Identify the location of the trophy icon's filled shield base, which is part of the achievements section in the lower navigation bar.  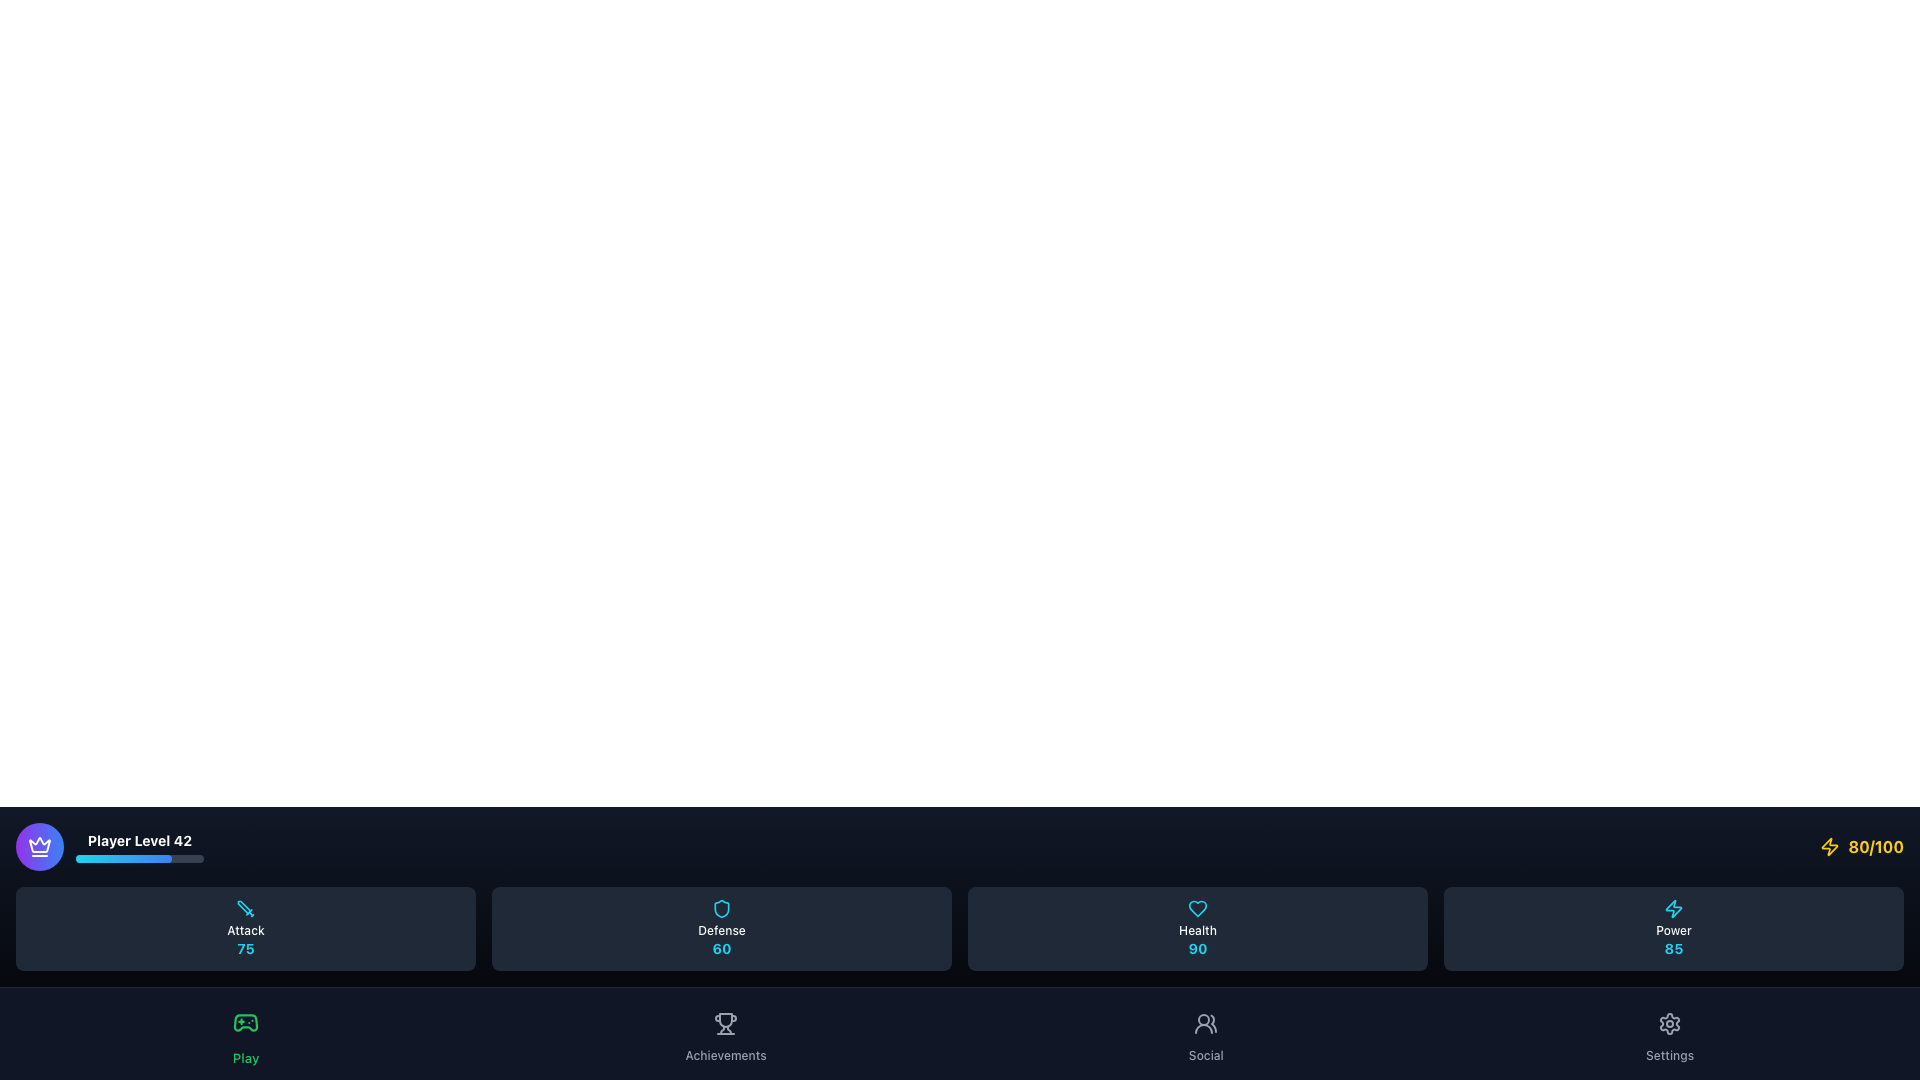
(725, 1020).